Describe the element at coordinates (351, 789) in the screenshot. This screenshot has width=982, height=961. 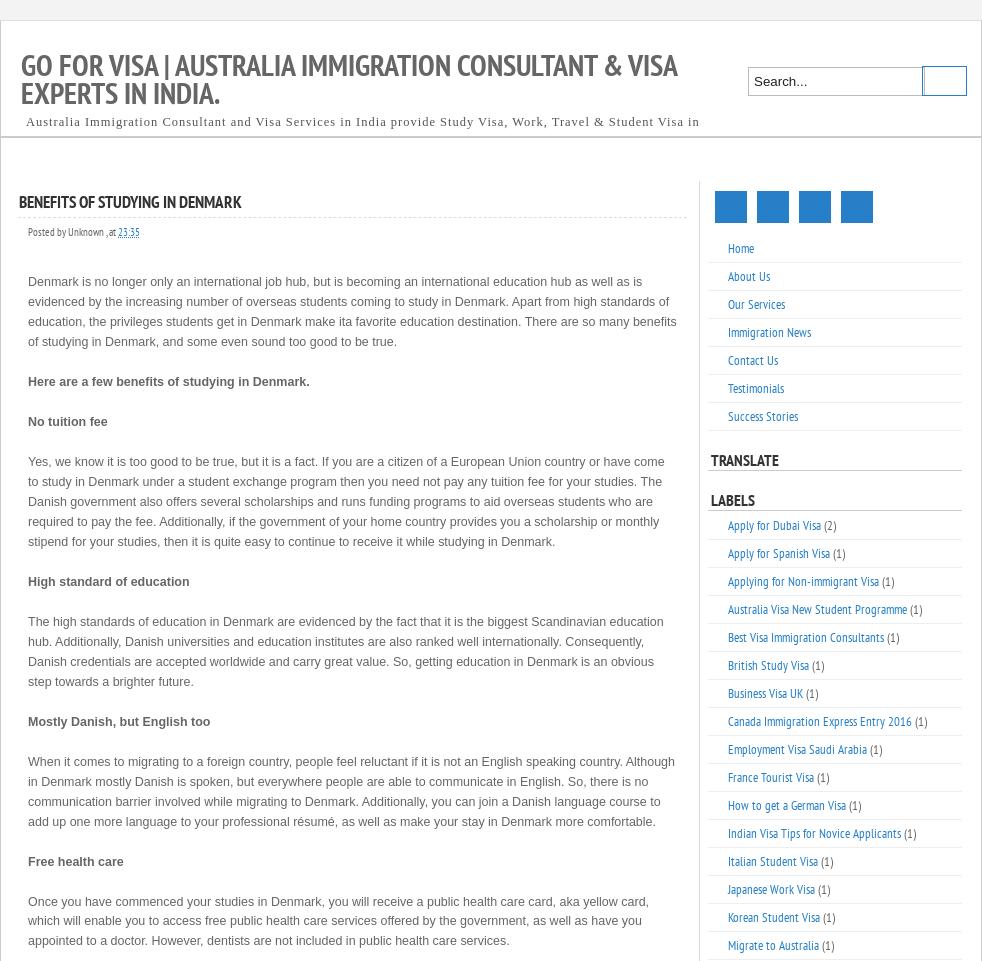
I see `'When it comes to migrating to a foreign country, people feel
reluctant if it is not an English speaking country. Although in Denmark mostly
Danish is spoken, but everywhere people are able to communicate in English. So,
there is no communication barrier involved while migrating to Denmark.
Additionally, you can join a Danish language course to add up one more language
to your professional résumé, as well as make your stay in Denmark more
comfortable.'` at that location.